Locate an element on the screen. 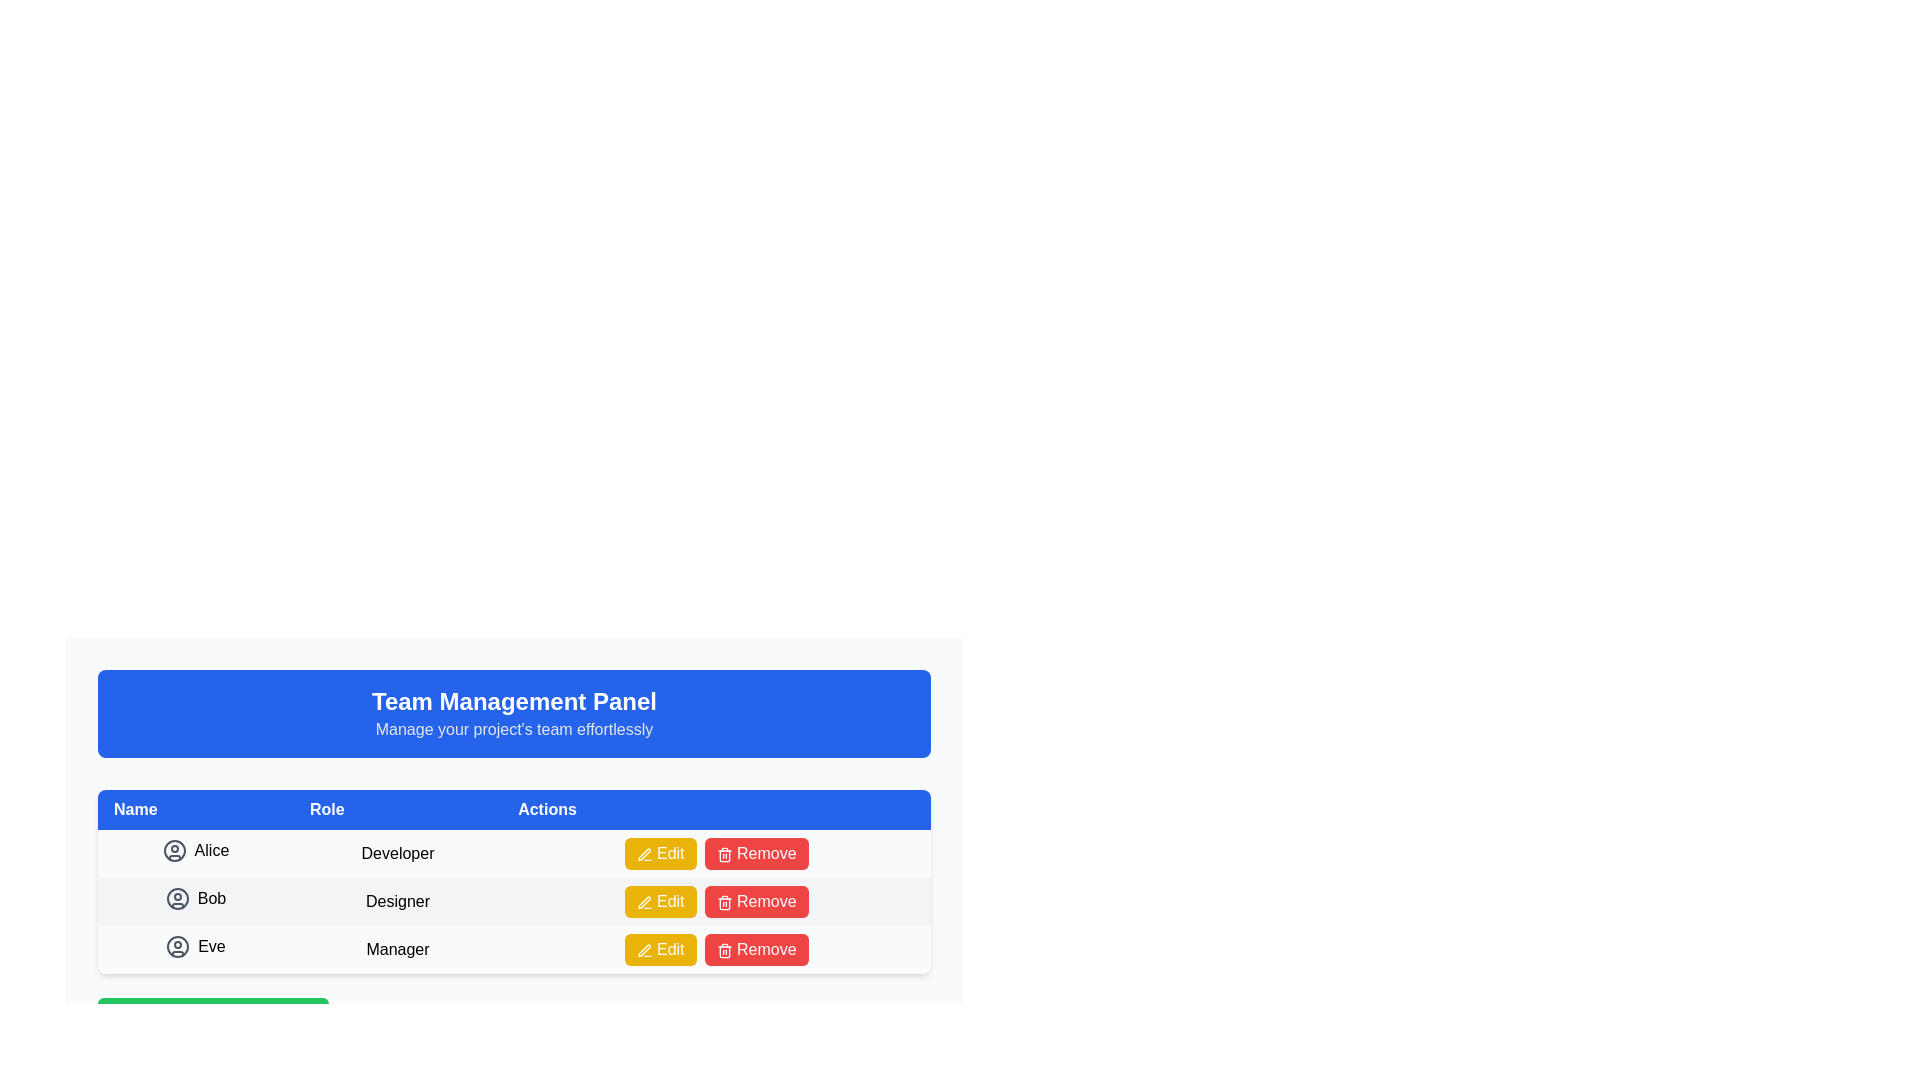 This screenshot has height=1080, width=1920. the second row in the team members table that displays the entry for 'Bob', who is a 'Designer' is located at coordinates (514, 902).